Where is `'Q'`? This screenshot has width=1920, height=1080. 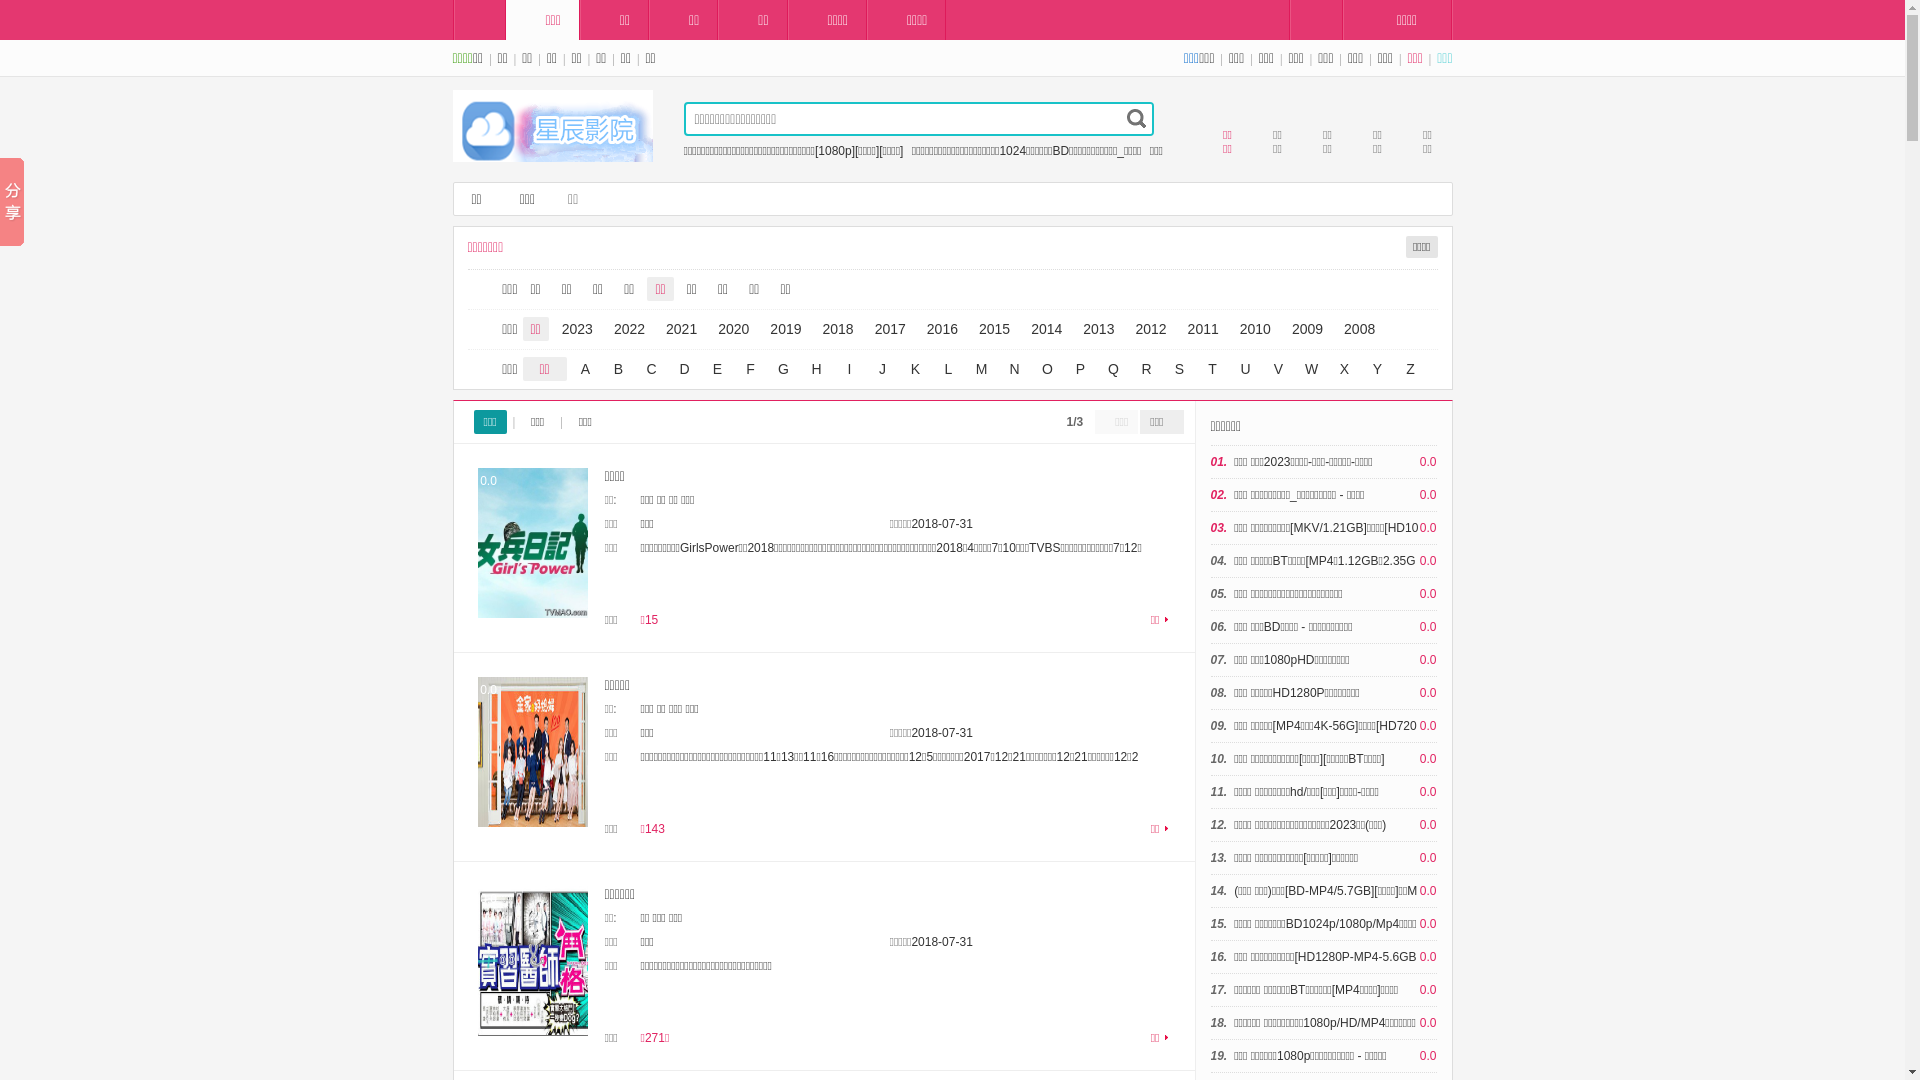
'Q' is located at coordinates (1112, 369).